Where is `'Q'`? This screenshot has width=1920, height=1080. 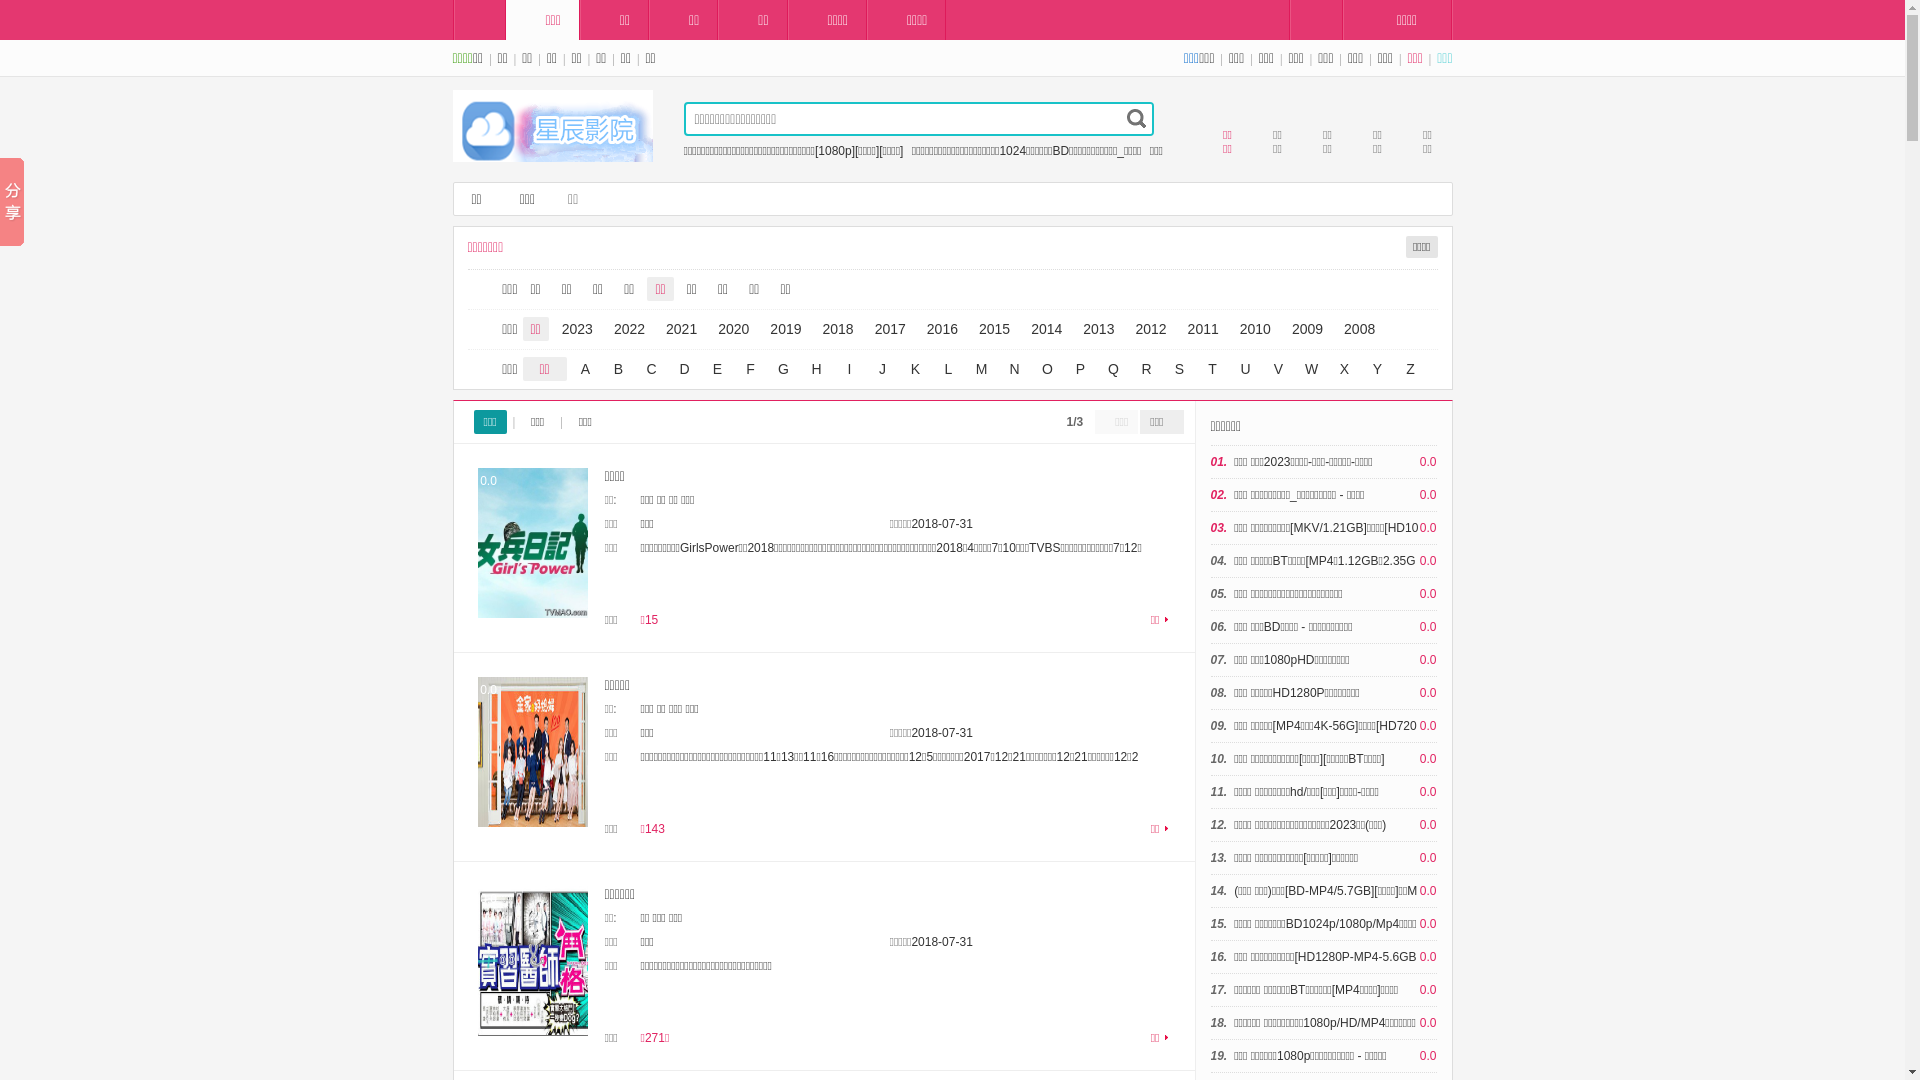
'Q' is located at coordinates (1112, 369).